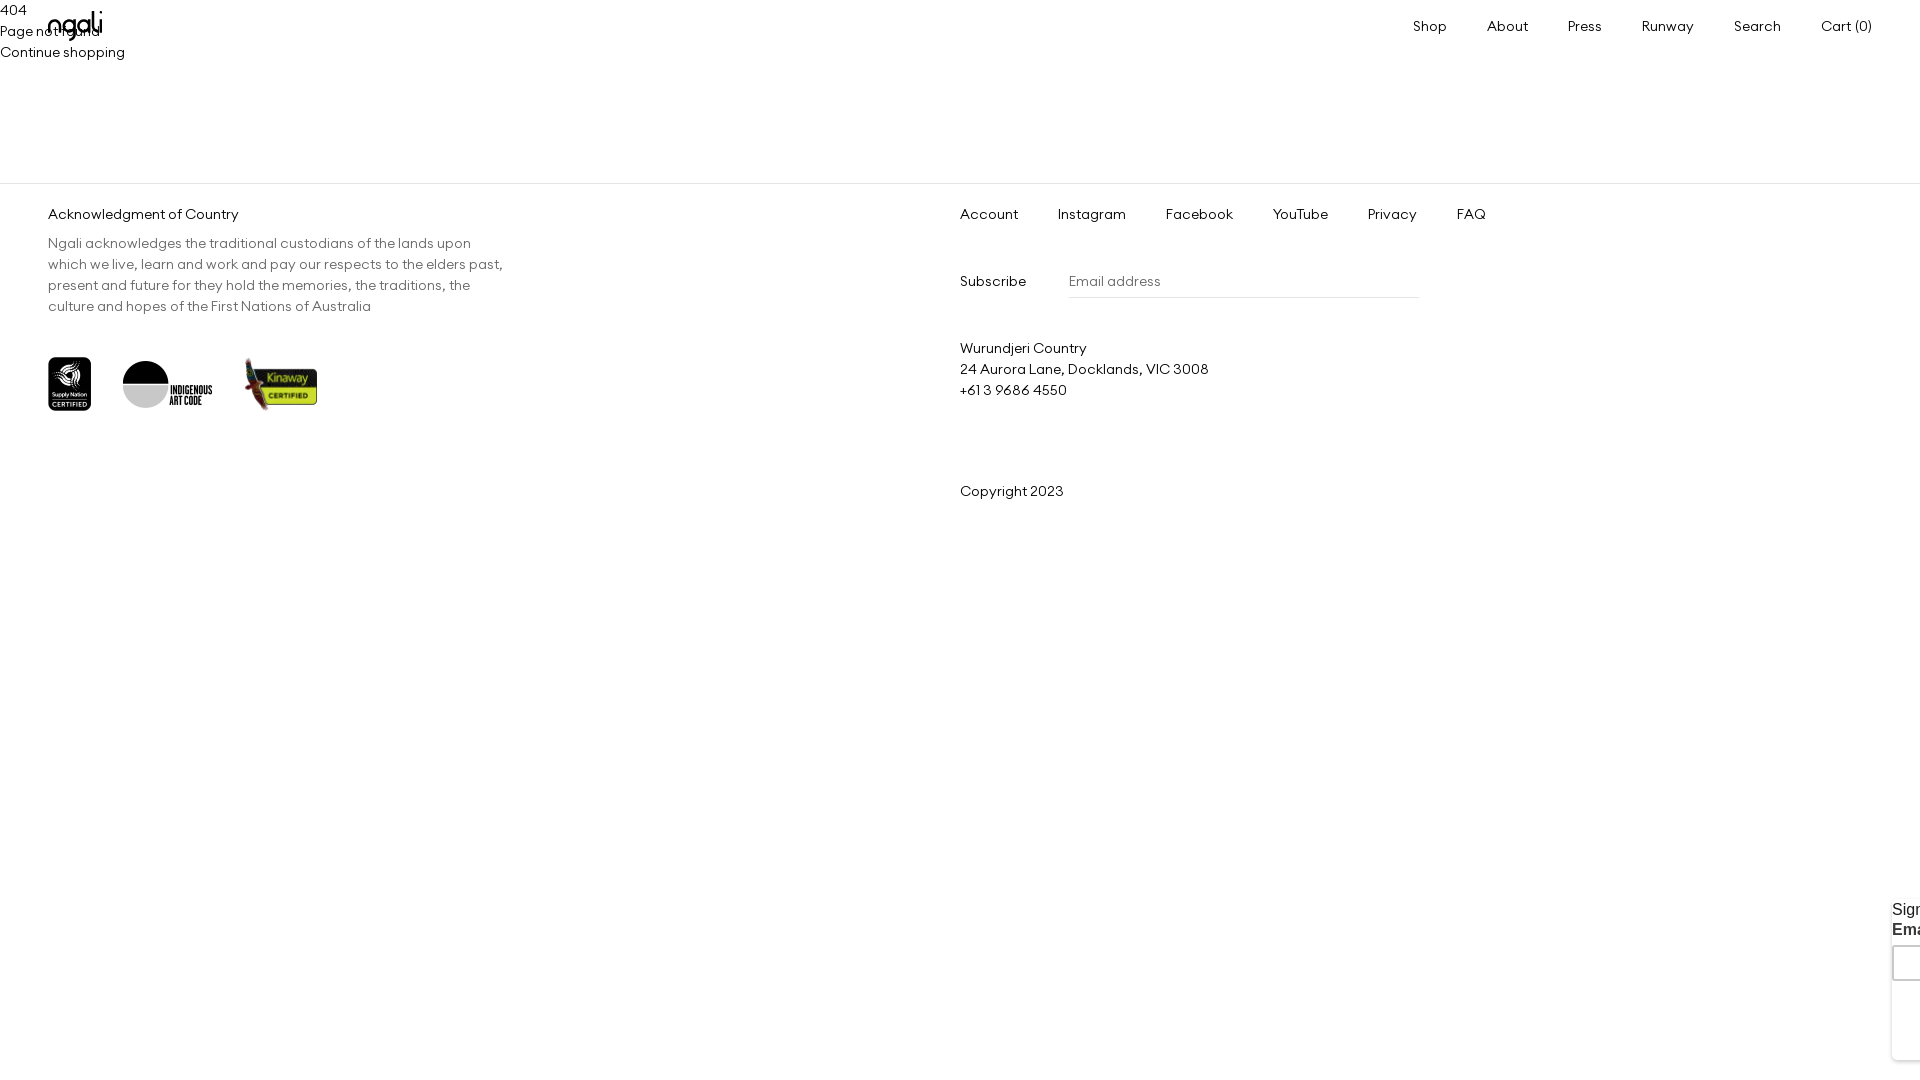  Describe the element at coordinates (1471, 214) in the screenshot. I see `'FAQ'` at that location.